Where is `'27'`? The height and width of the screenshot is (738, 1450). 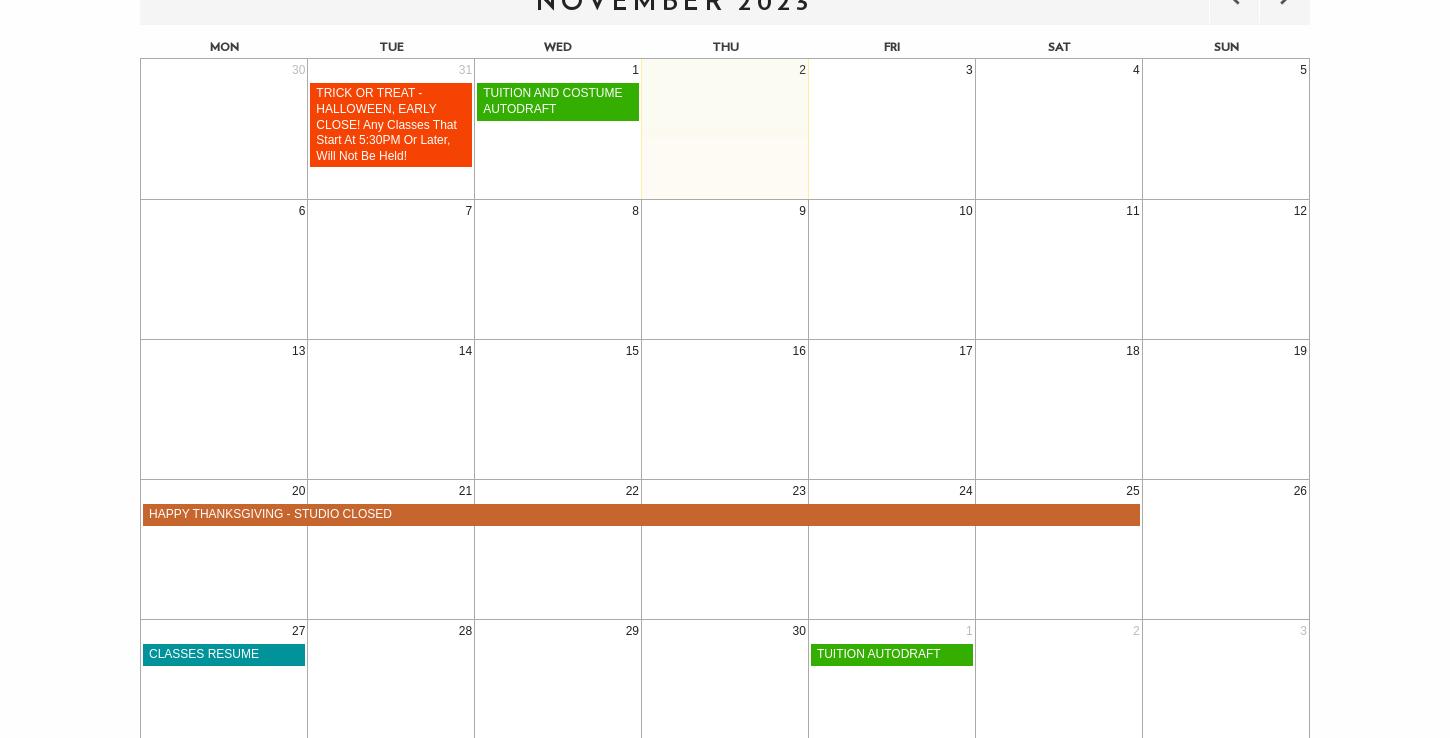
'27' is located at coordinates (291, 630).